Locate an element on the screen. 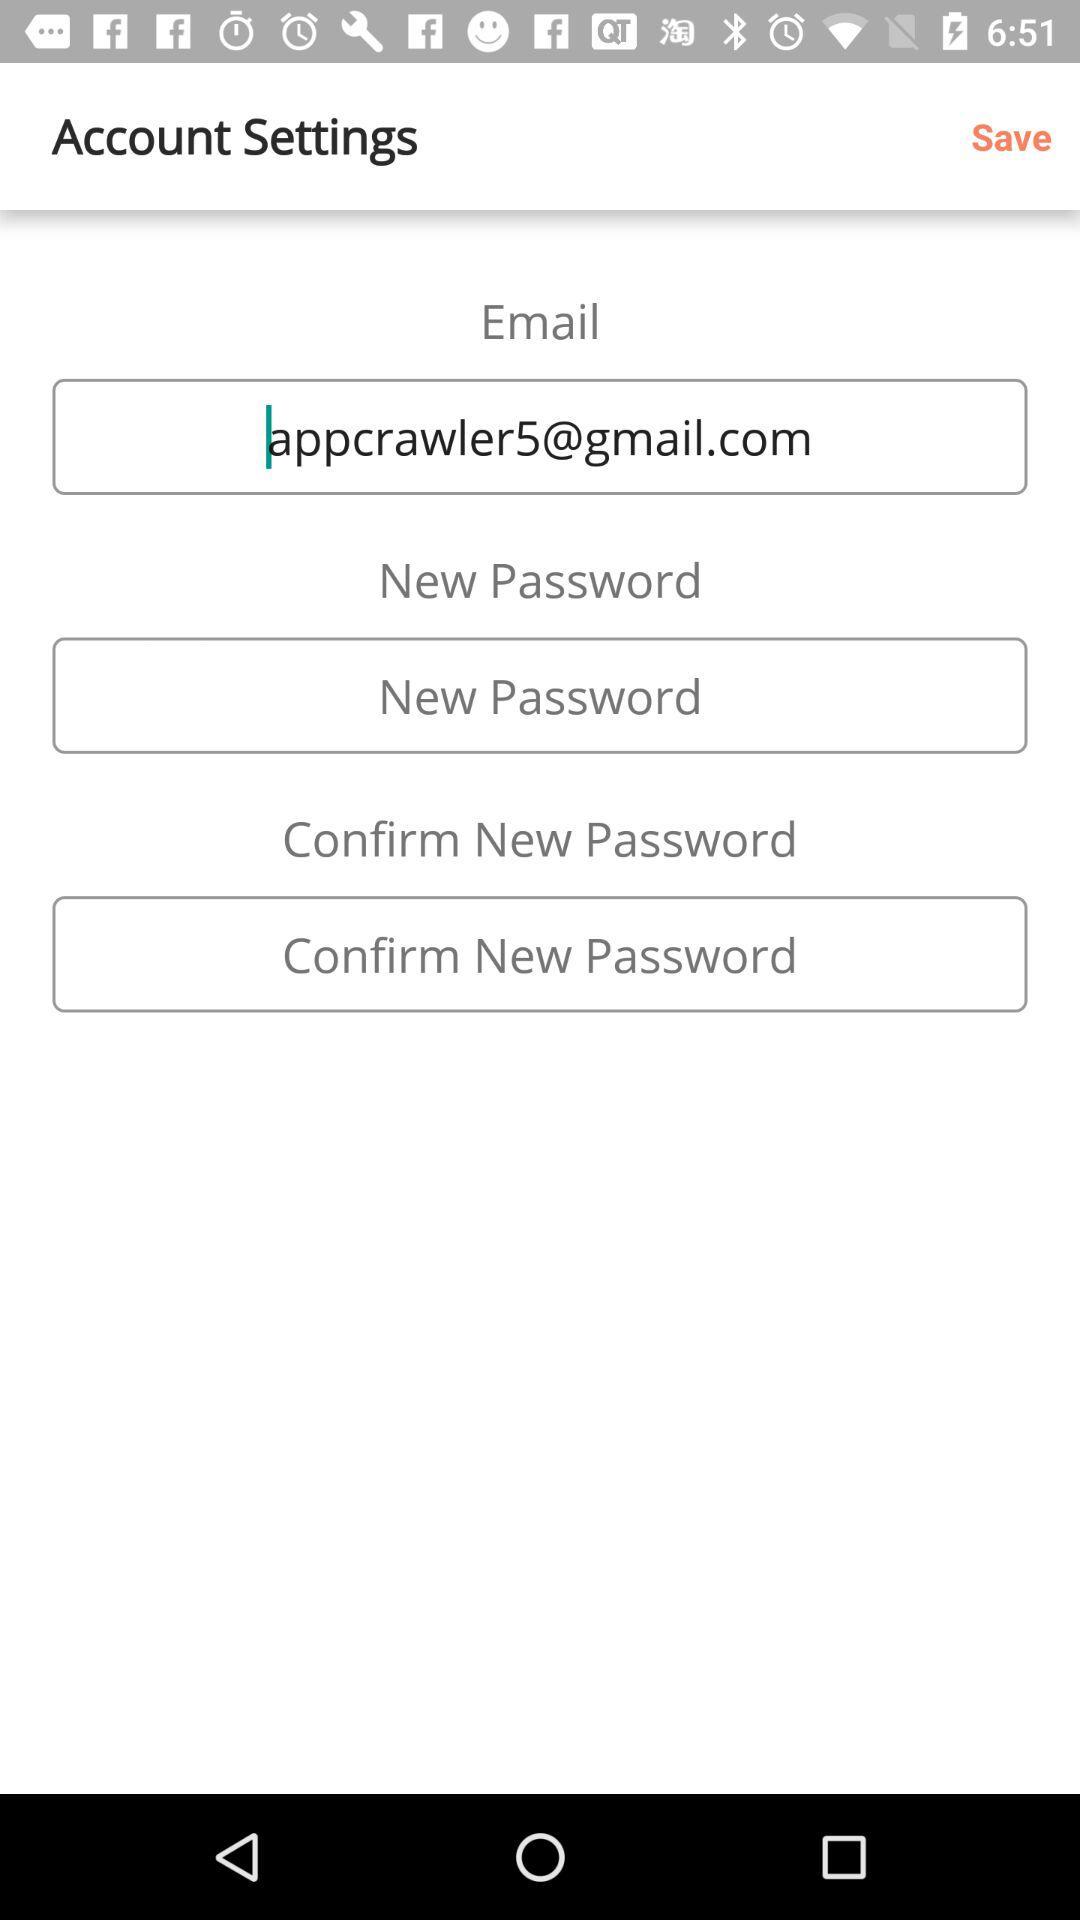 The width and height of the screenshot is (1080, 1920). appcrawler5@gmail.com item is located at coordinates (540, 435).